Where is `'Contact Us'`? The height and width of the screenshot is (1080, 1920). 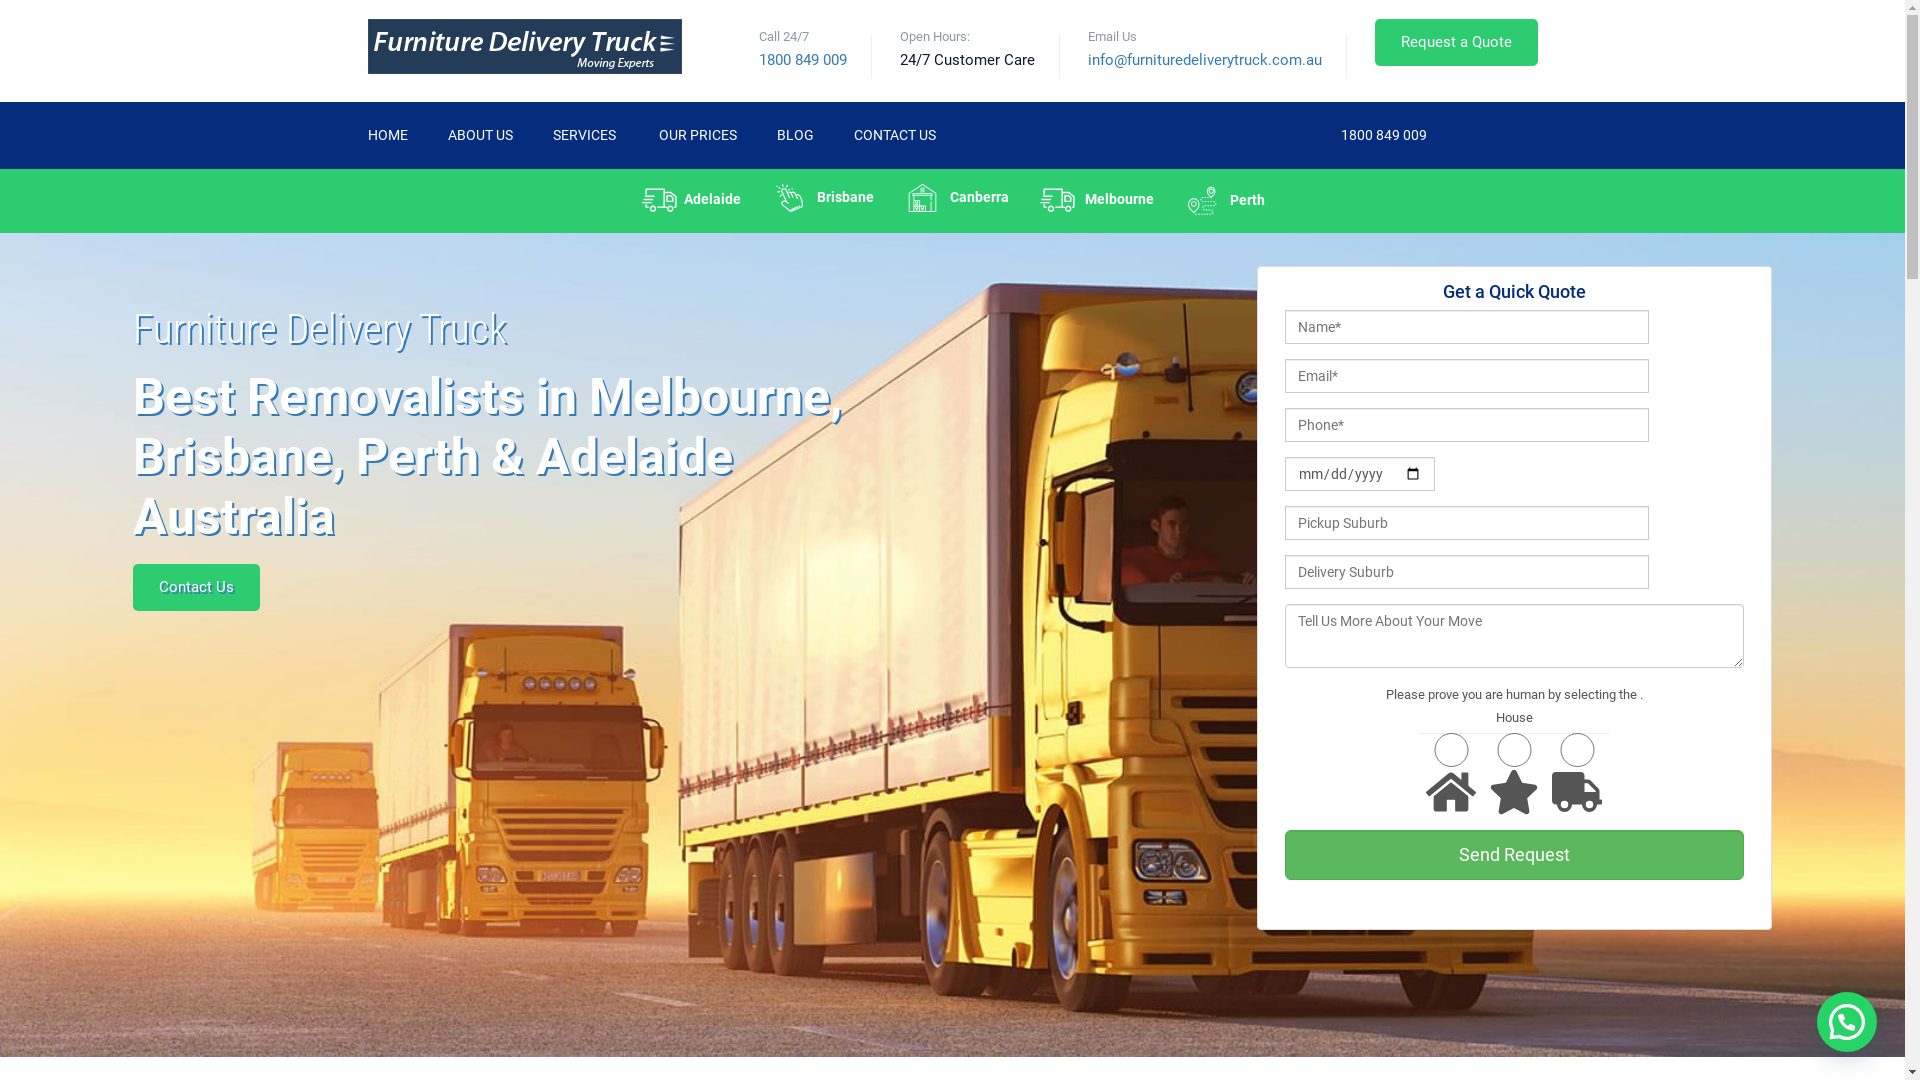
'Contact Us' is located at coordinates (196, 586).